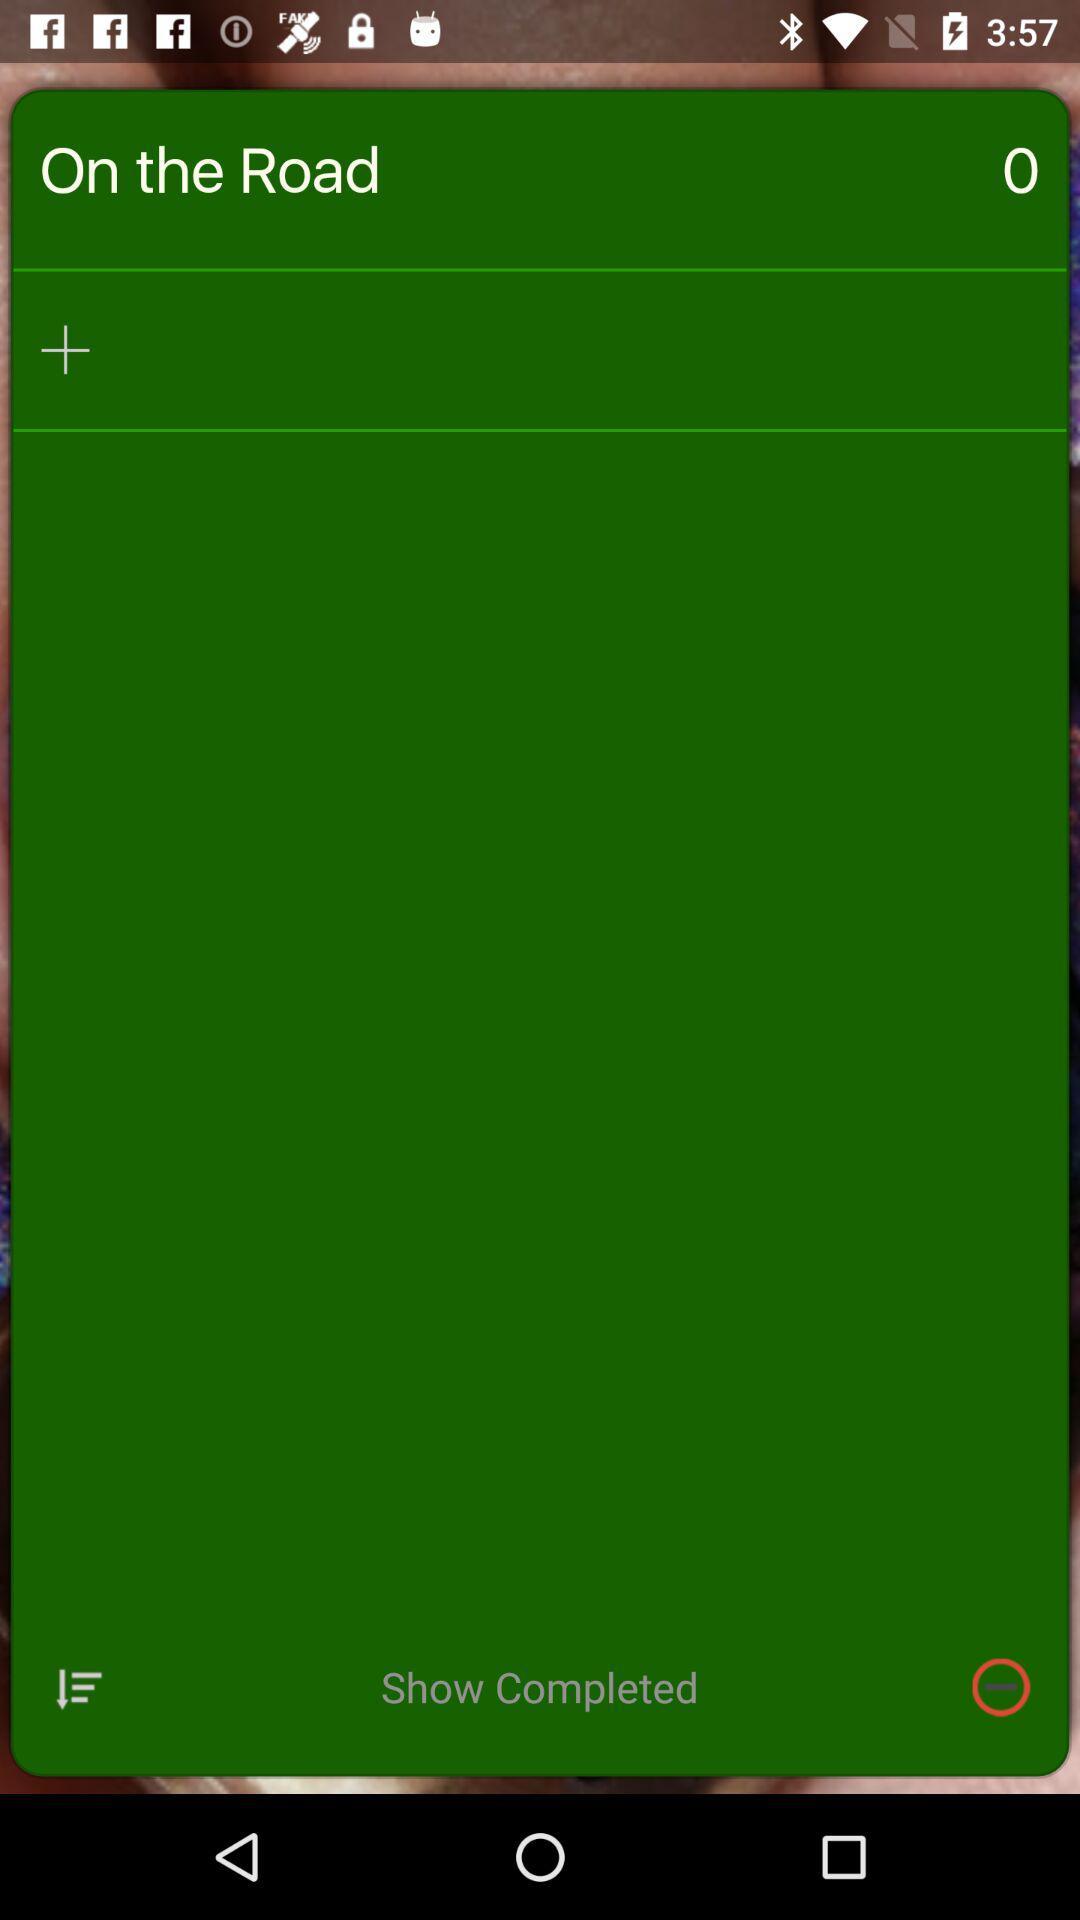 This screenshot has width=1080, height=1920. I want to click on the filter_list icon, so click(78, 1805).